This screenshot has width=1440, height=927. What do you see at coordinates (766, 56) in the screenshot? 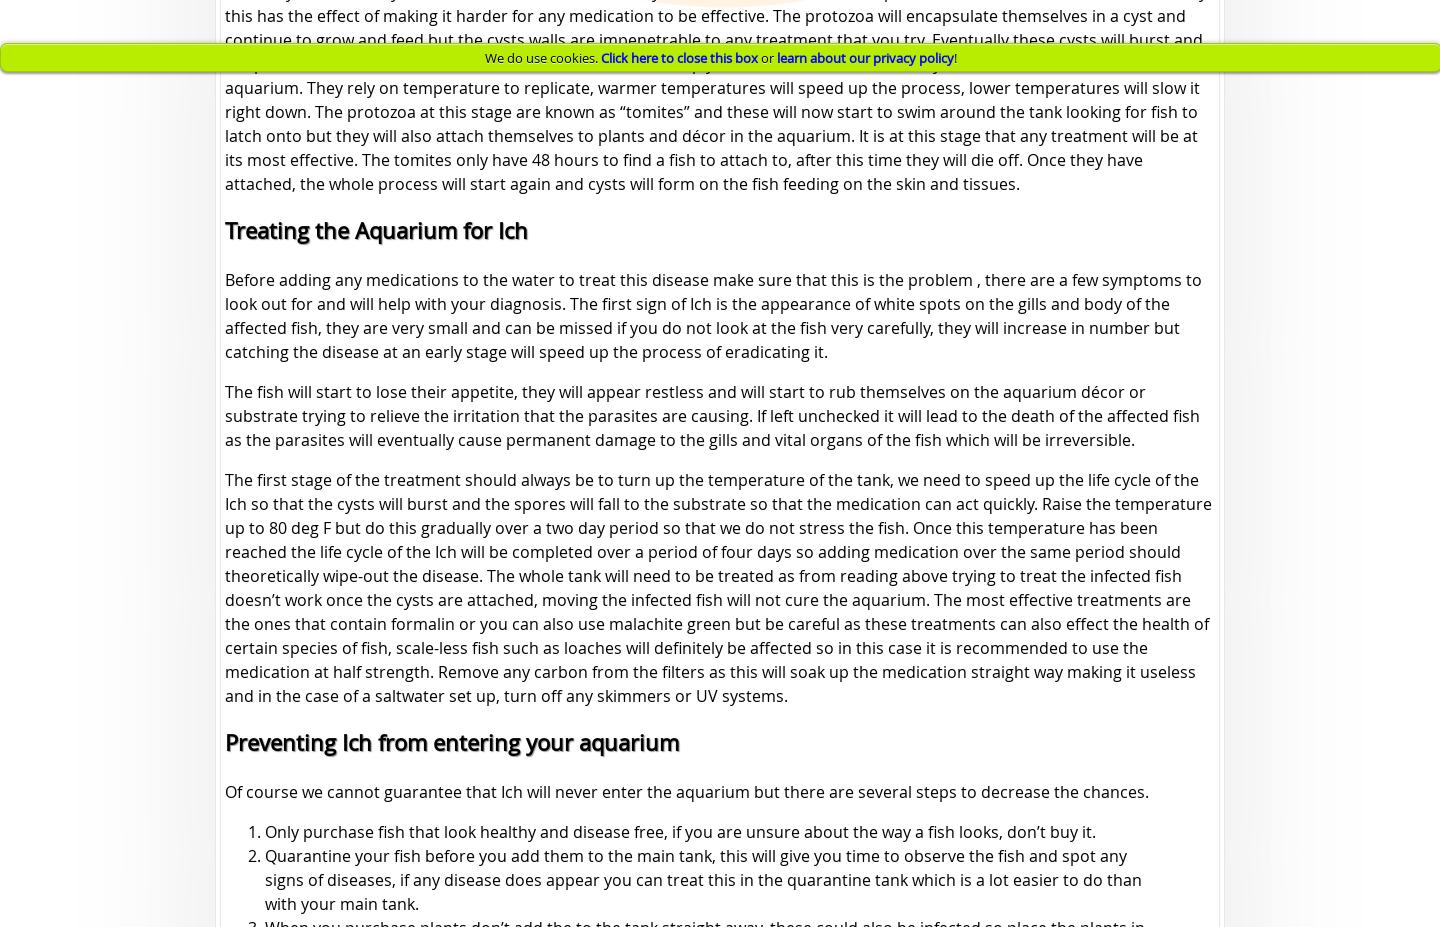
I see `'or'` at bounding box center [766, 56].